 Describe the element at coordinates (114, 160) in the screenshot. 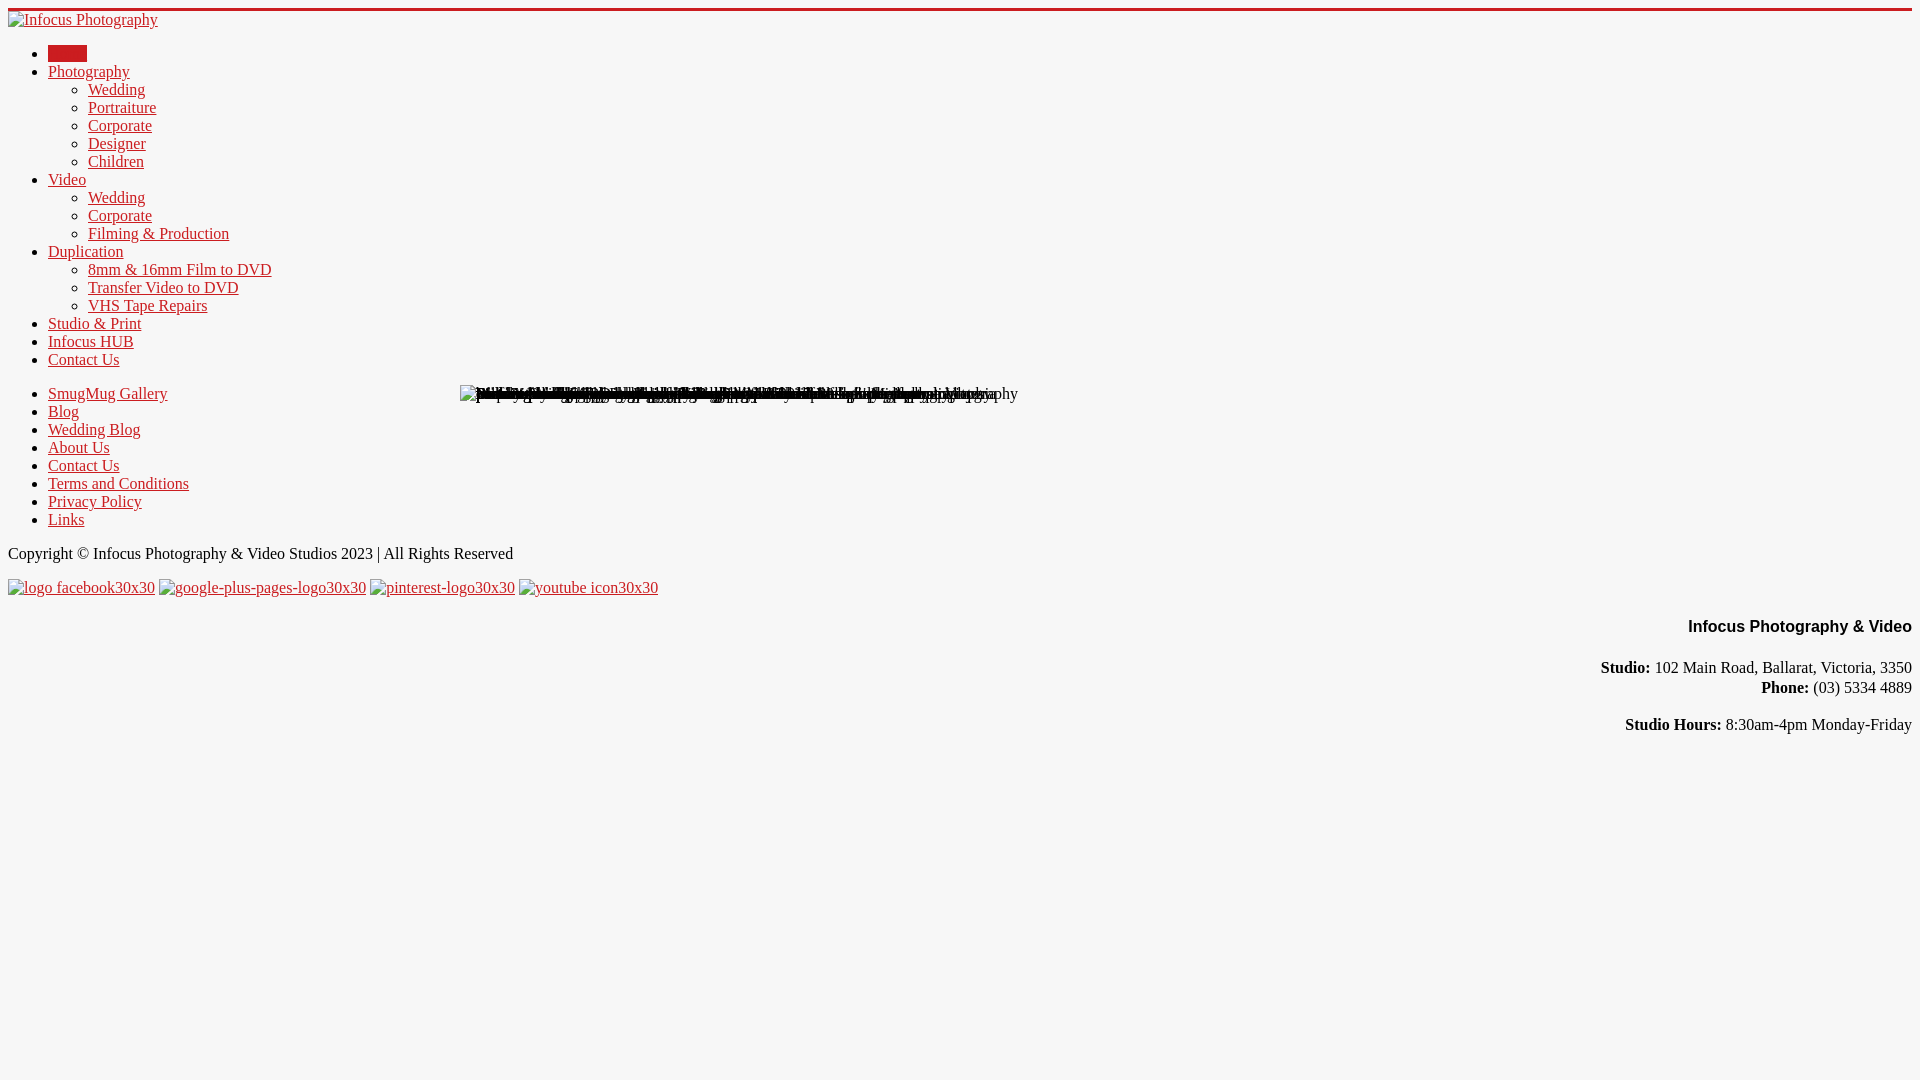

I see `'Children'` at that location.